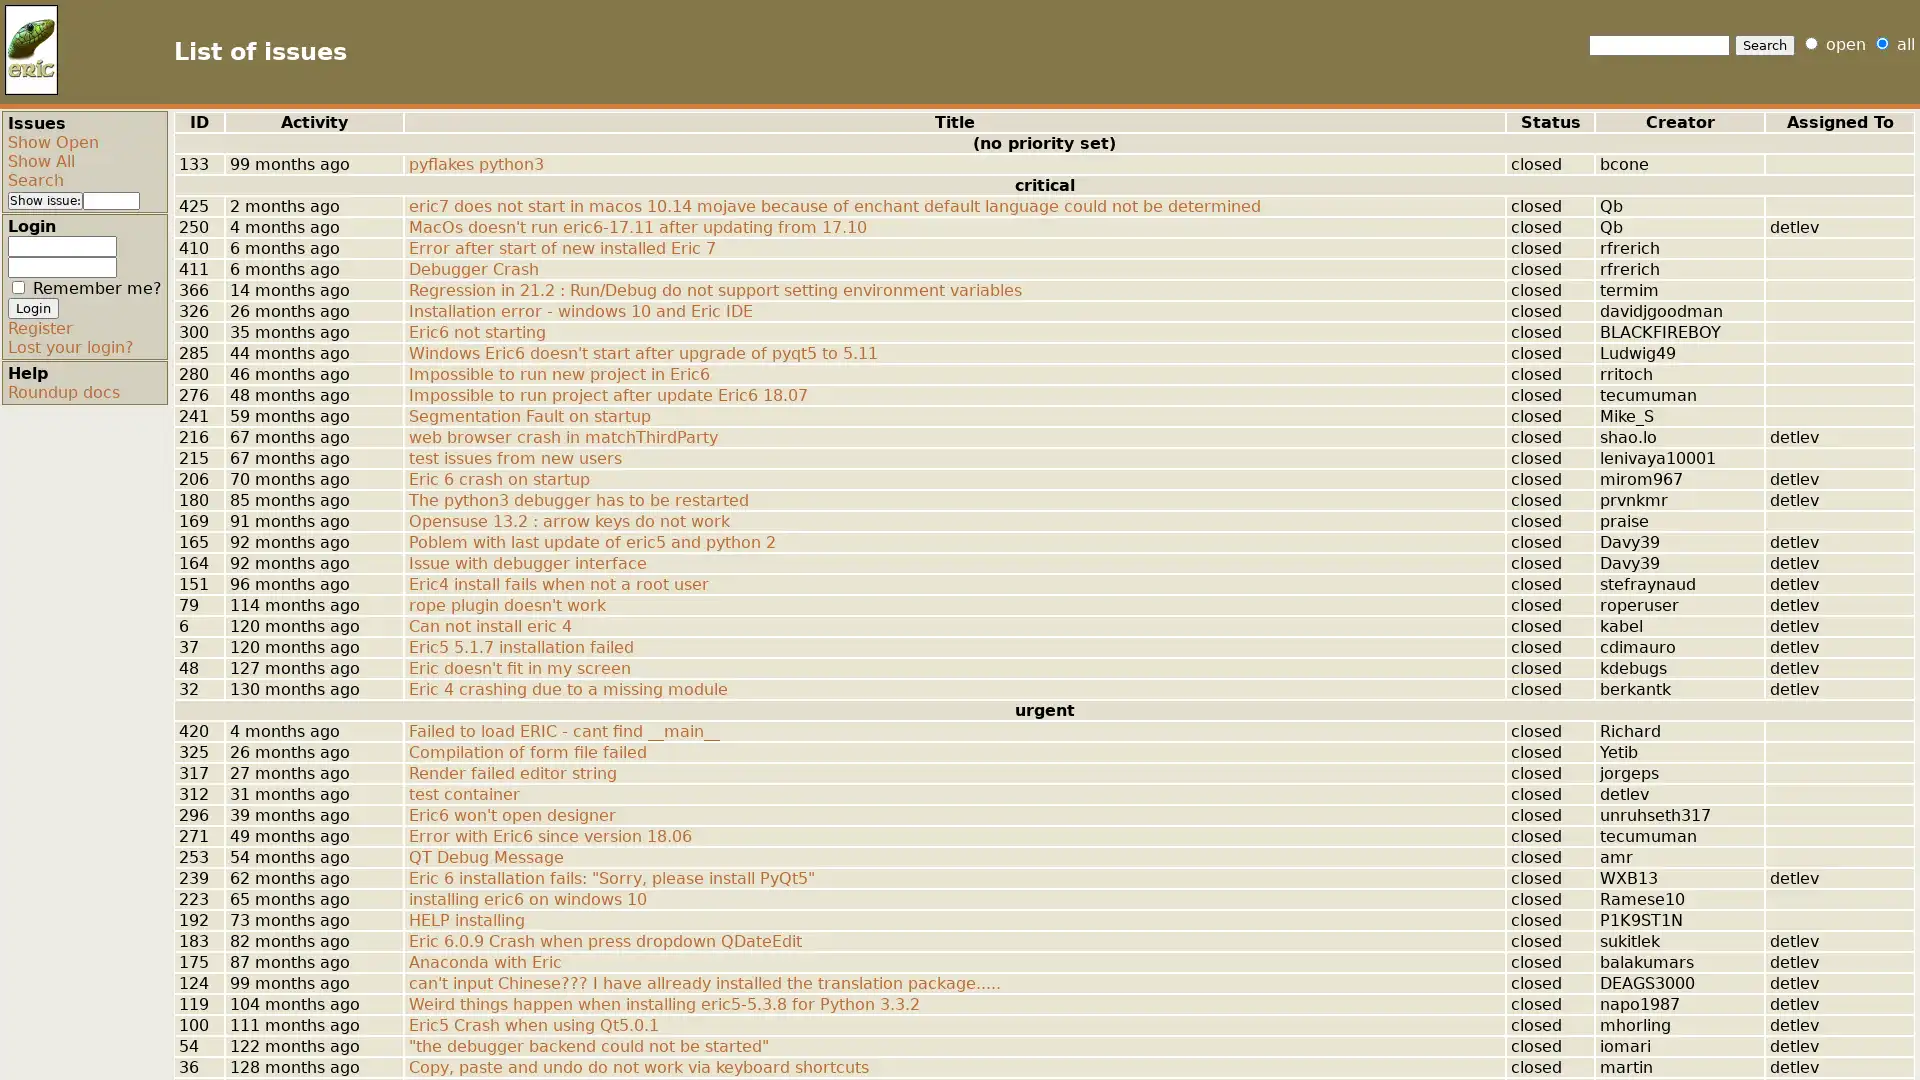  What do you see at coordinates (1765, 45) in the screenshot?
I see `Search` at bounding box center [1765, 45].